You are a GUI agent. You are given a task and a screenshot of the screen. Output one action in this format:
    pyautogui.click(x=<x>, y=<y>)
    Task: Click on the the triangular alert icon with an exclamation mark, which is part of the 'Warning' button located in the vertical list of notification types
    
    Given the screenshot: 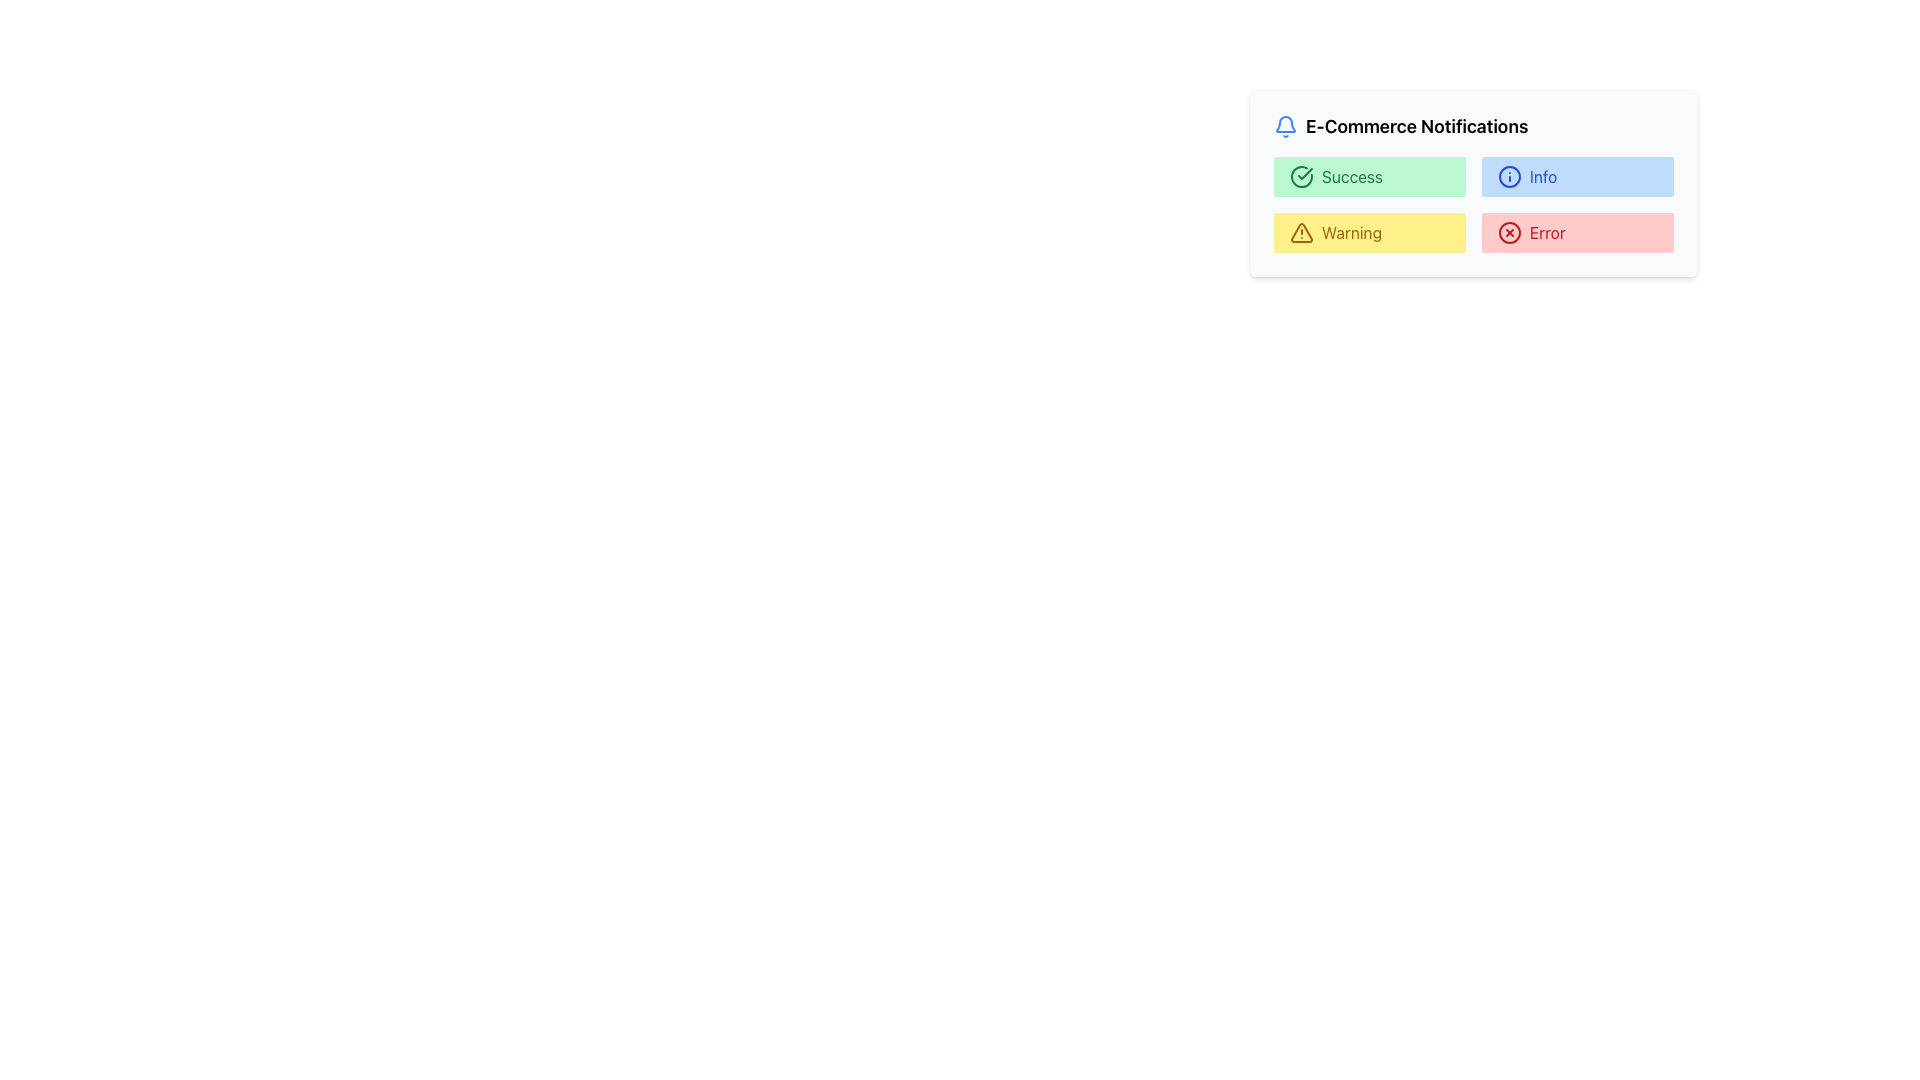 What is the action you would take?
    pyautogui.click(x=1301, y=231)
    